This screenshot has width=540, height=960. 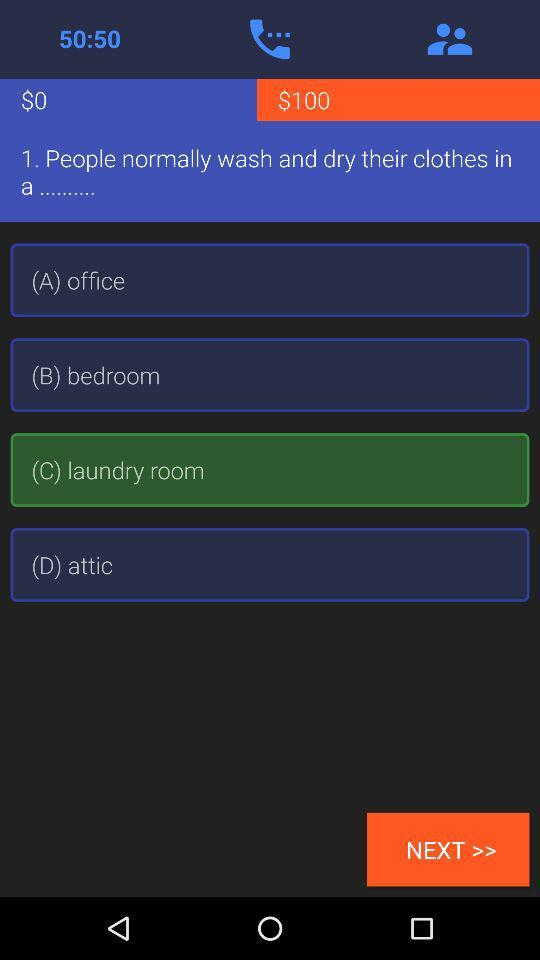 What do you see at coordinates (270, 564) in the screenshot?
I see `the item below the (c) laundry room app` at bounding box center [270, 564].